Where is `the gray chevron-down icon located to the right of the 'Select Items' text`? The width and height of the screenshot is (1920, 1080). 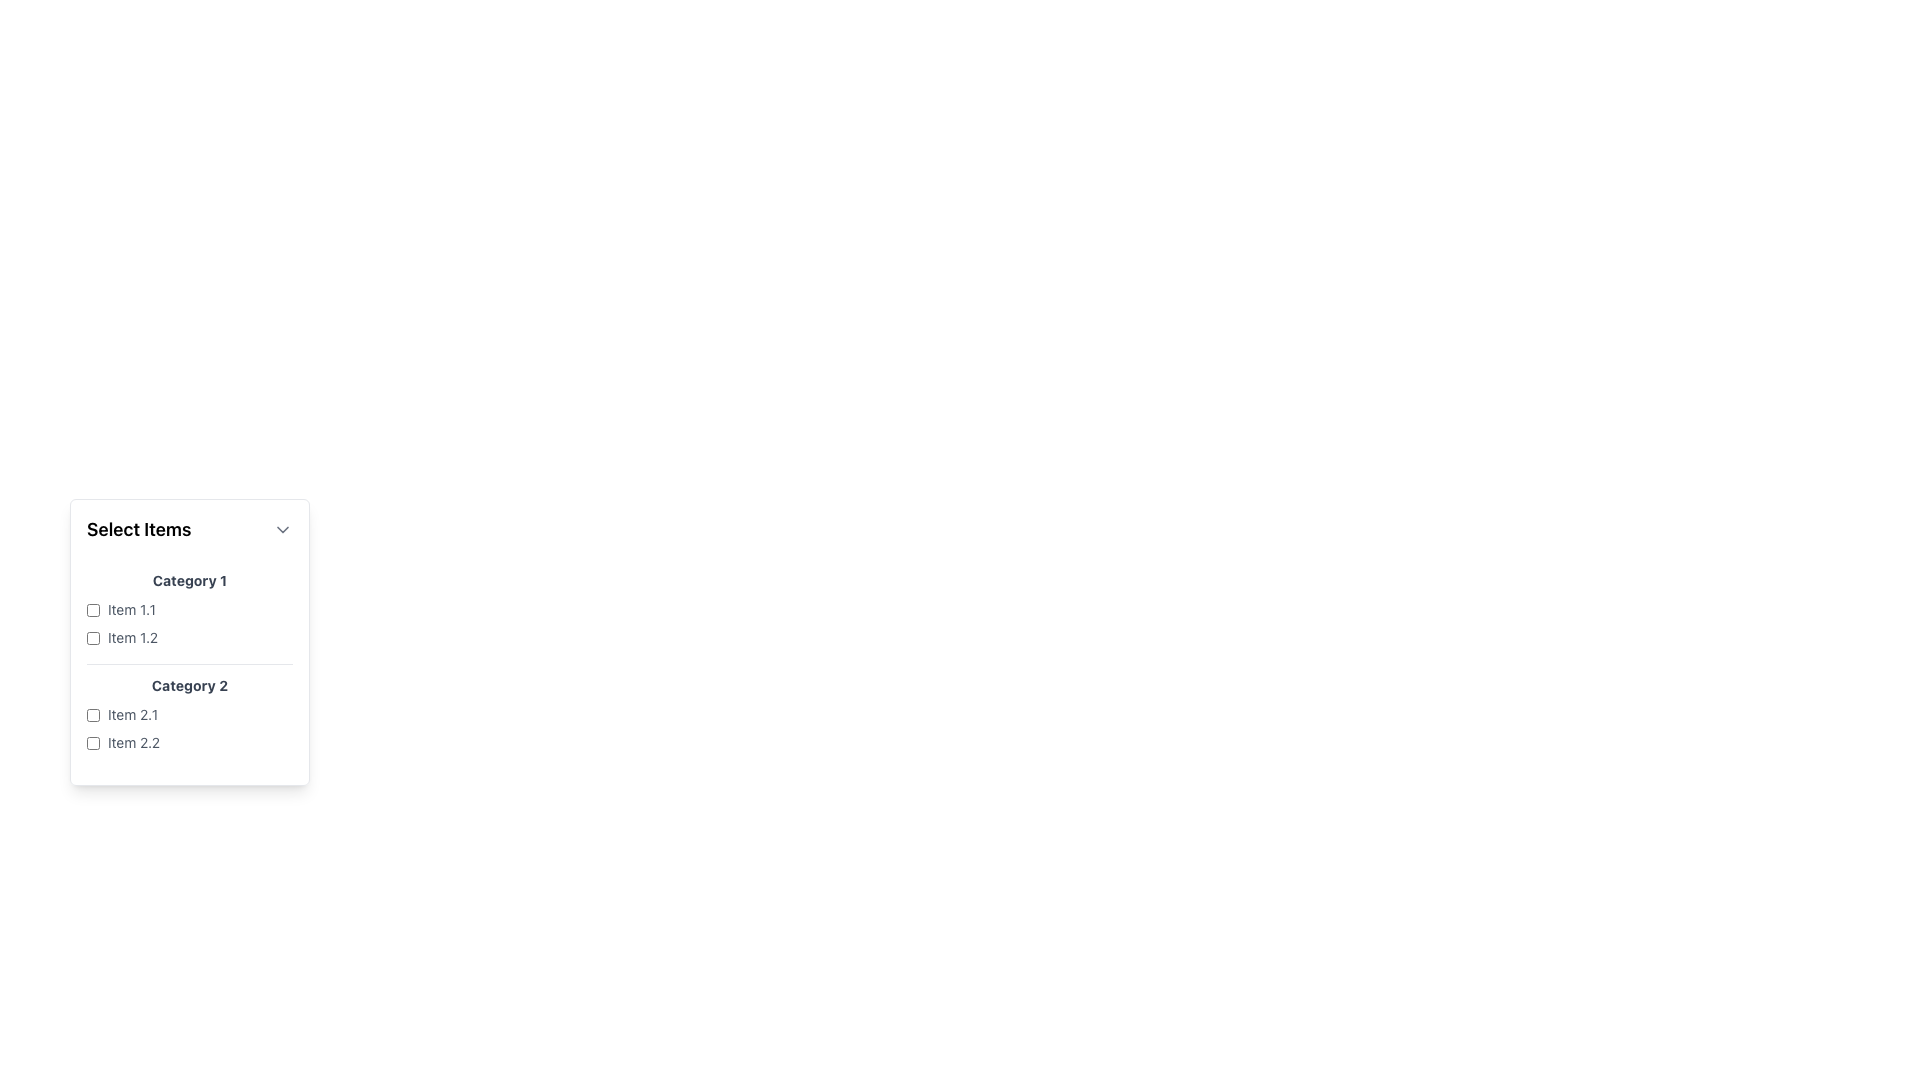 the gray chevron-down icon located to the right of the 'Select Items' text is located at coordinates (282, 528).